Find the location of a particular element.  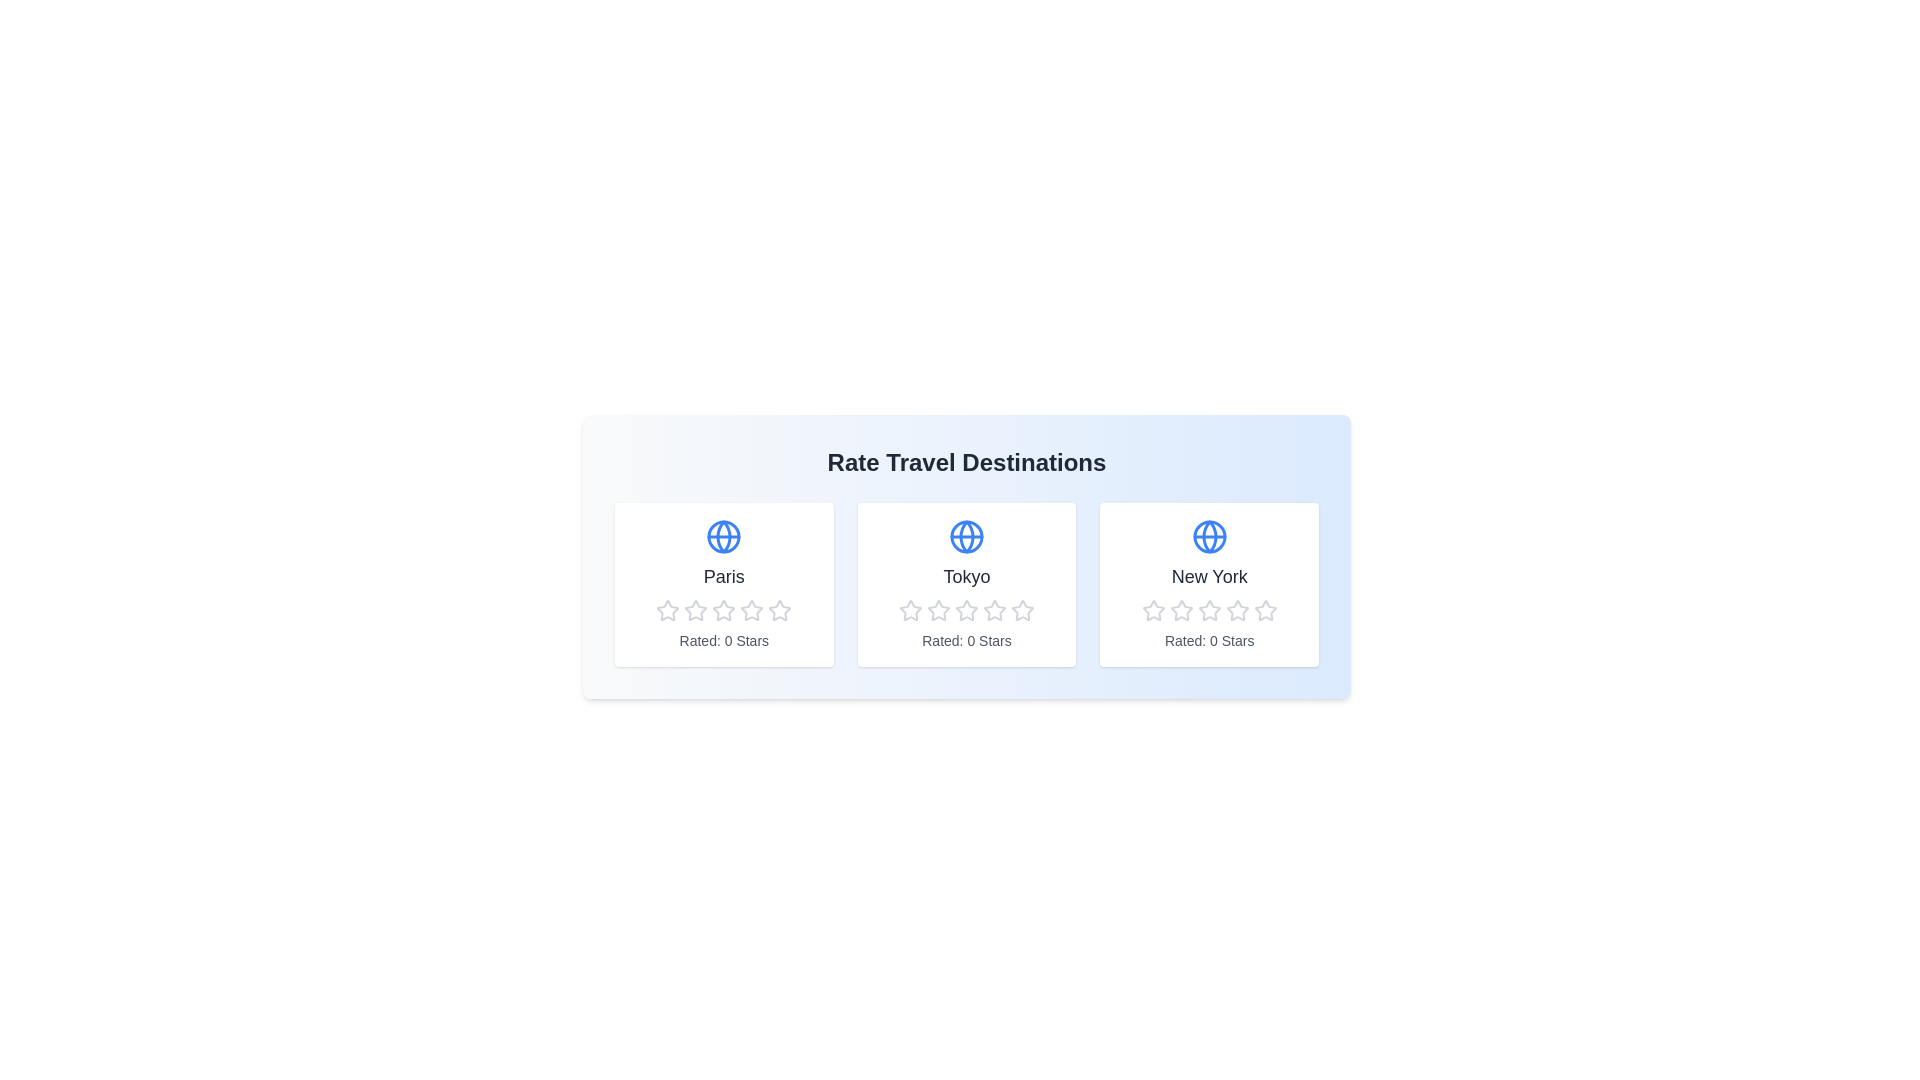

the globe icon for the destination New York is located at coordinates (1208, 535).